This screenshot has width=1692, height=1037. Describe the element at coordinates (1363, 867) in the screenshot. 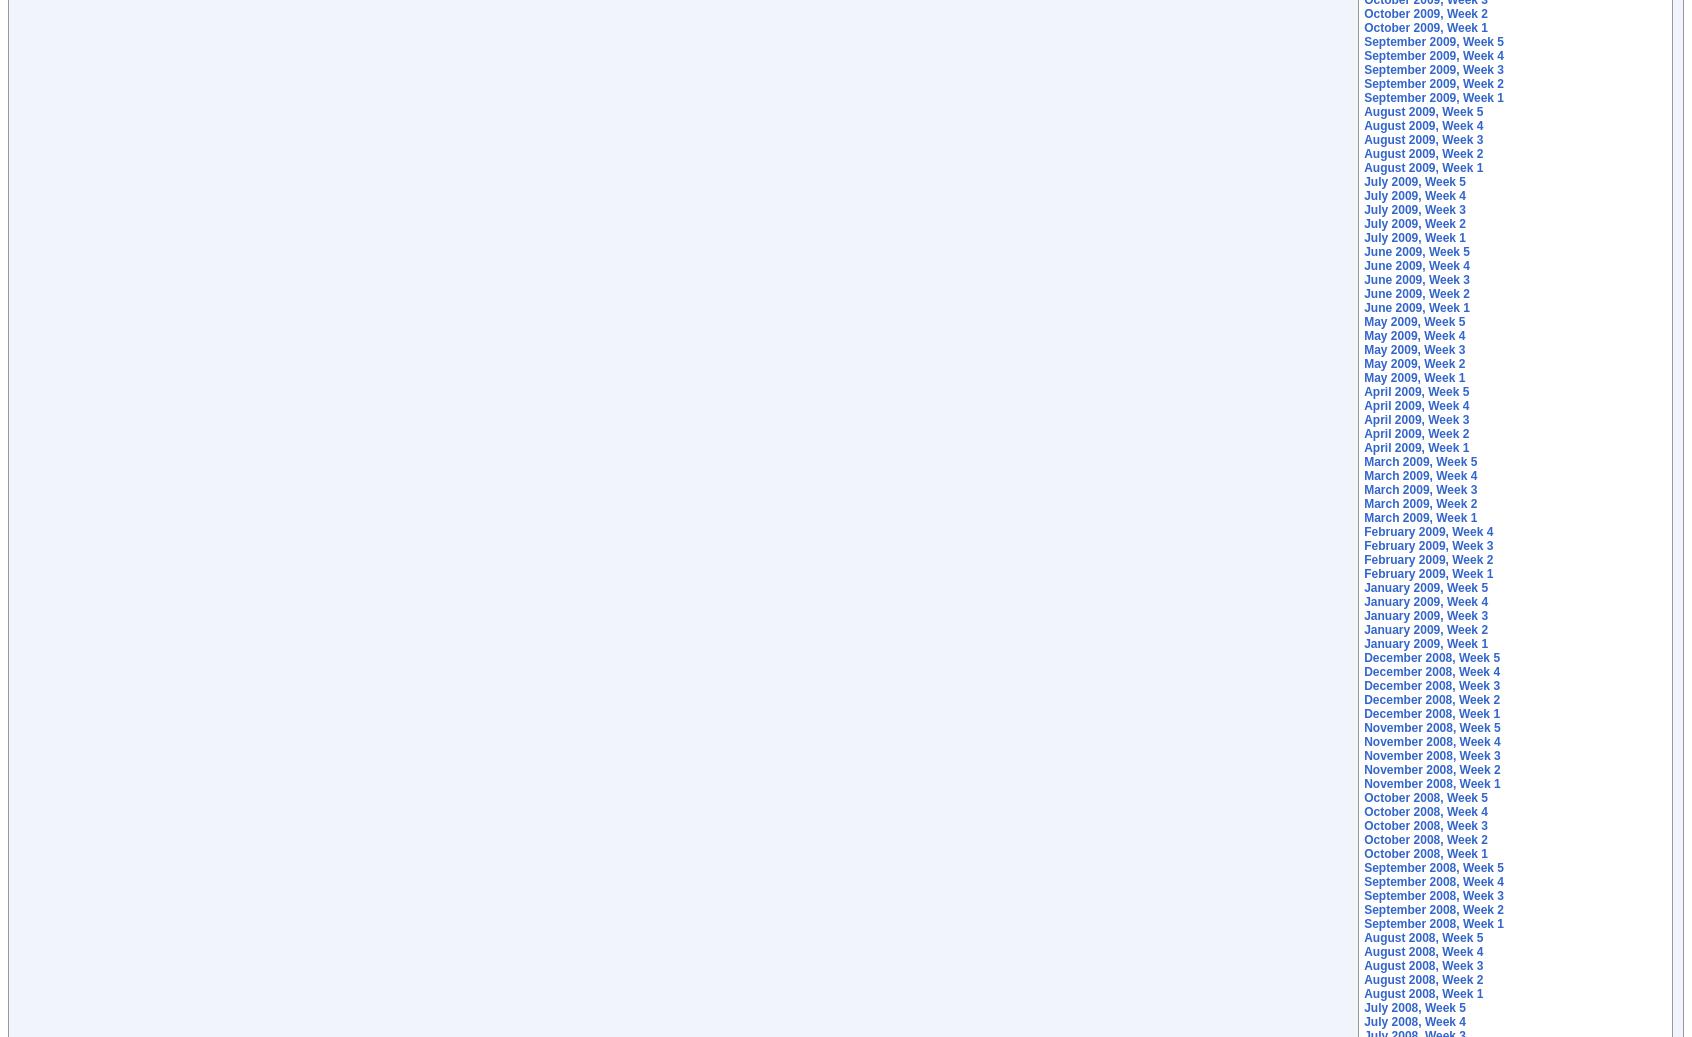

I see `'September 2008, Week 5'` at that location.